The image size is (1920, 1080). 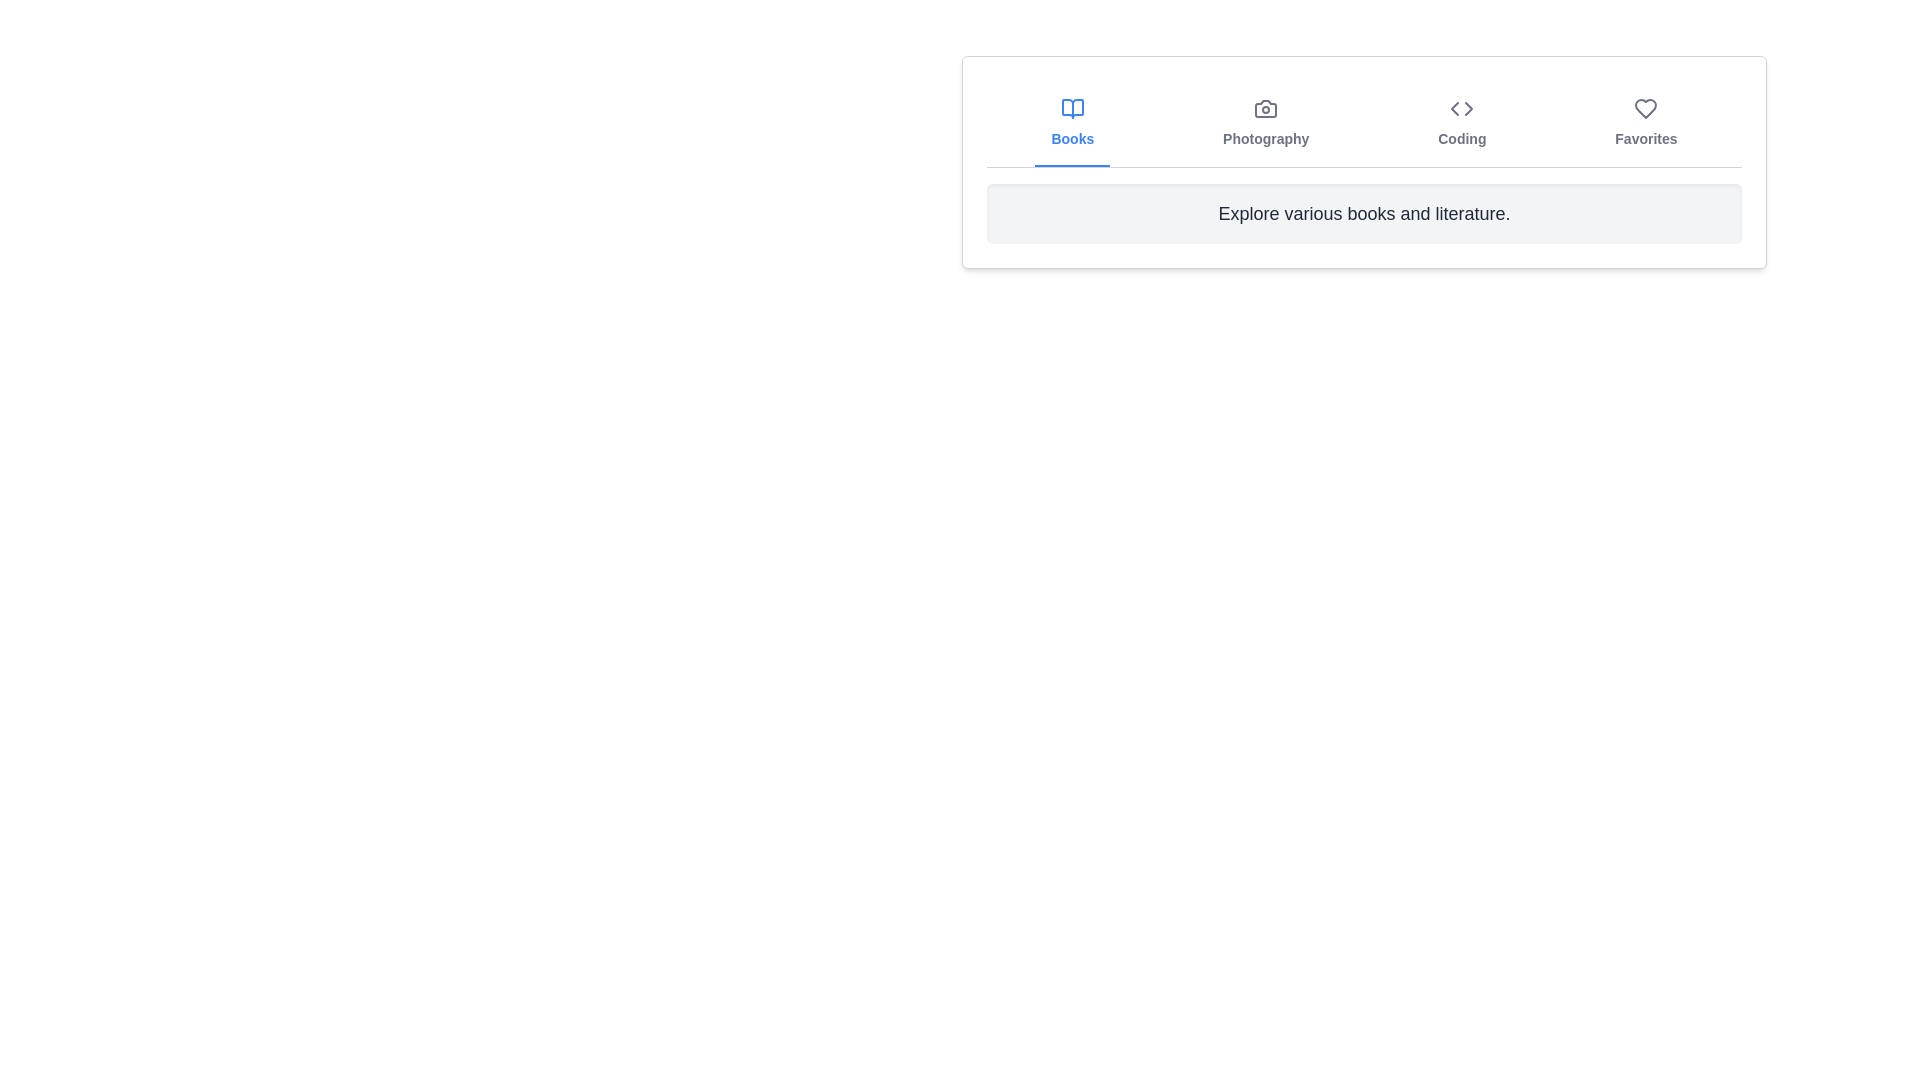 I want to click on the camera icon in the top navigation bar, so click(x=1265, y=108).